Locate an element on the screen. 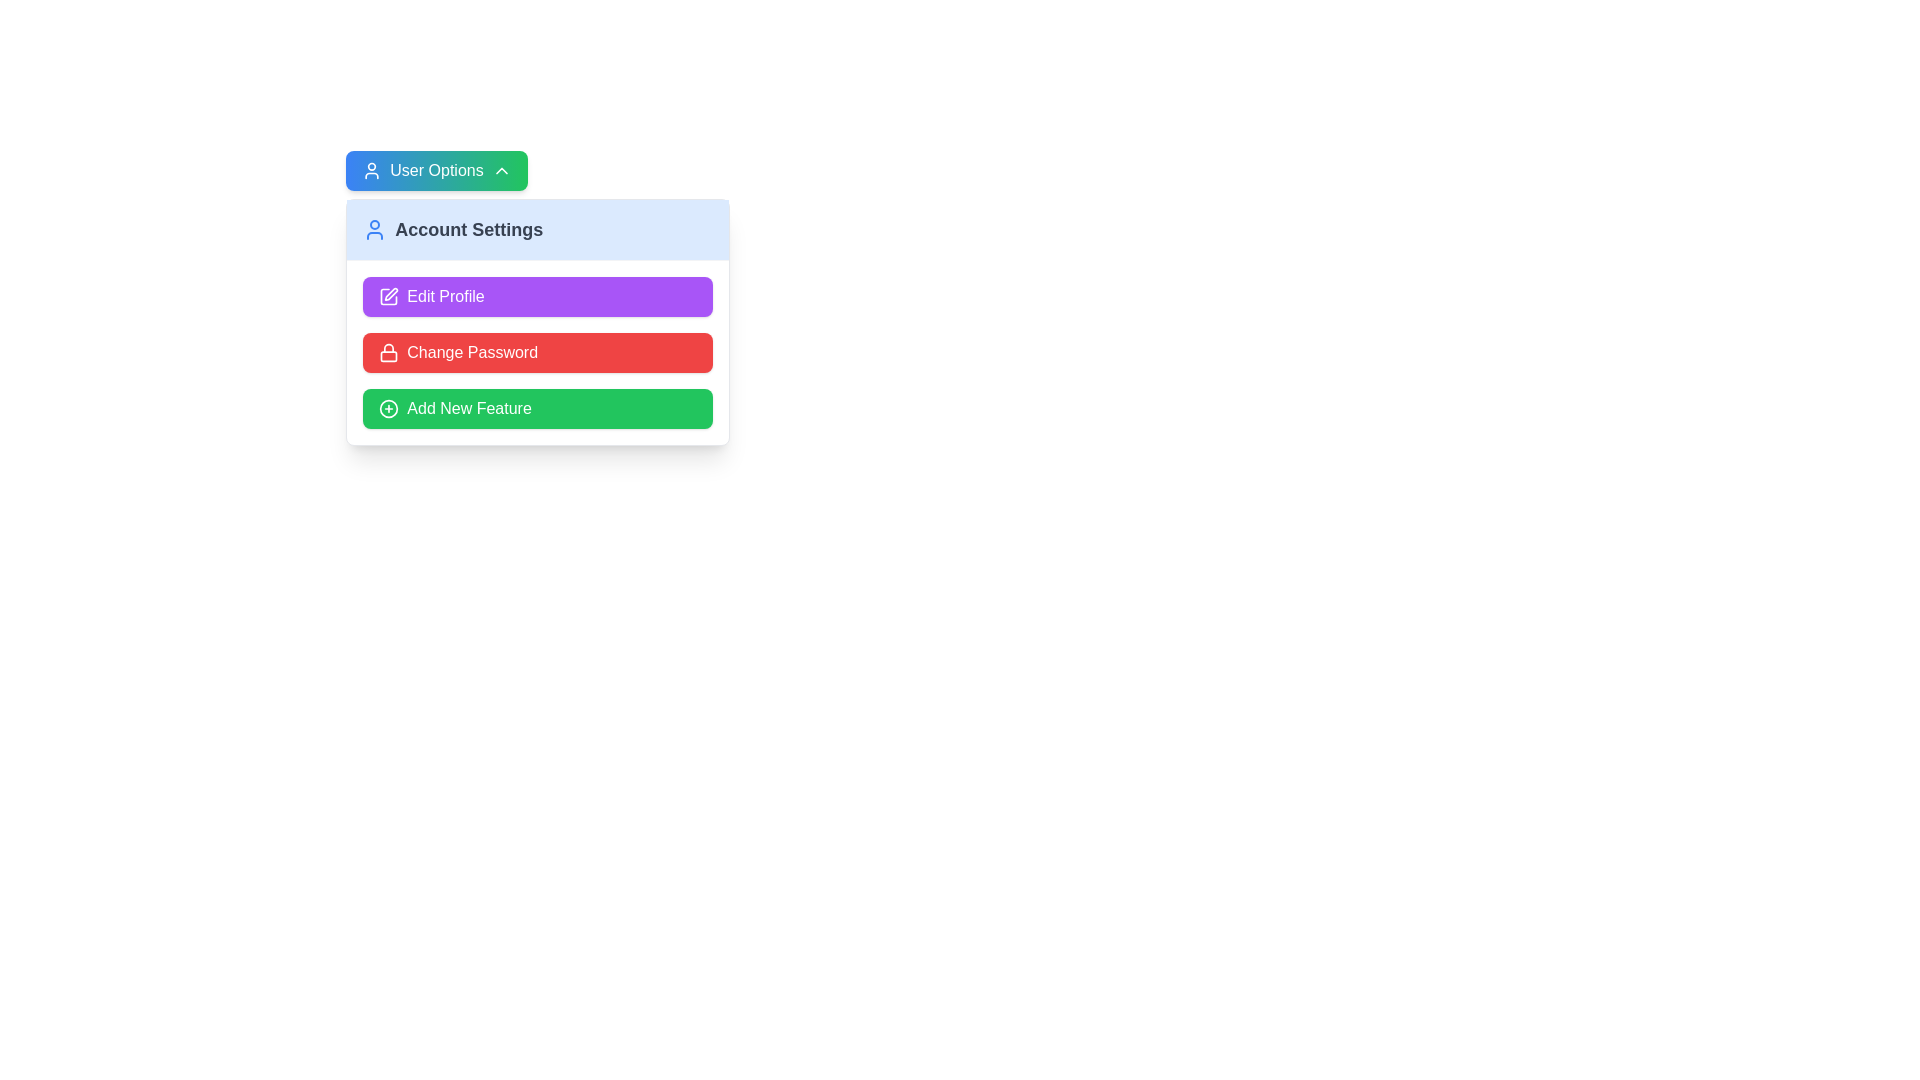 Image resolution: width=1920 pixels, height=1080 pixels. the expand/collapse icon located at the right of the 'User Options' button, which indicates the button's functionality to expand or collapse a menu is located at coordinates (501, 169).